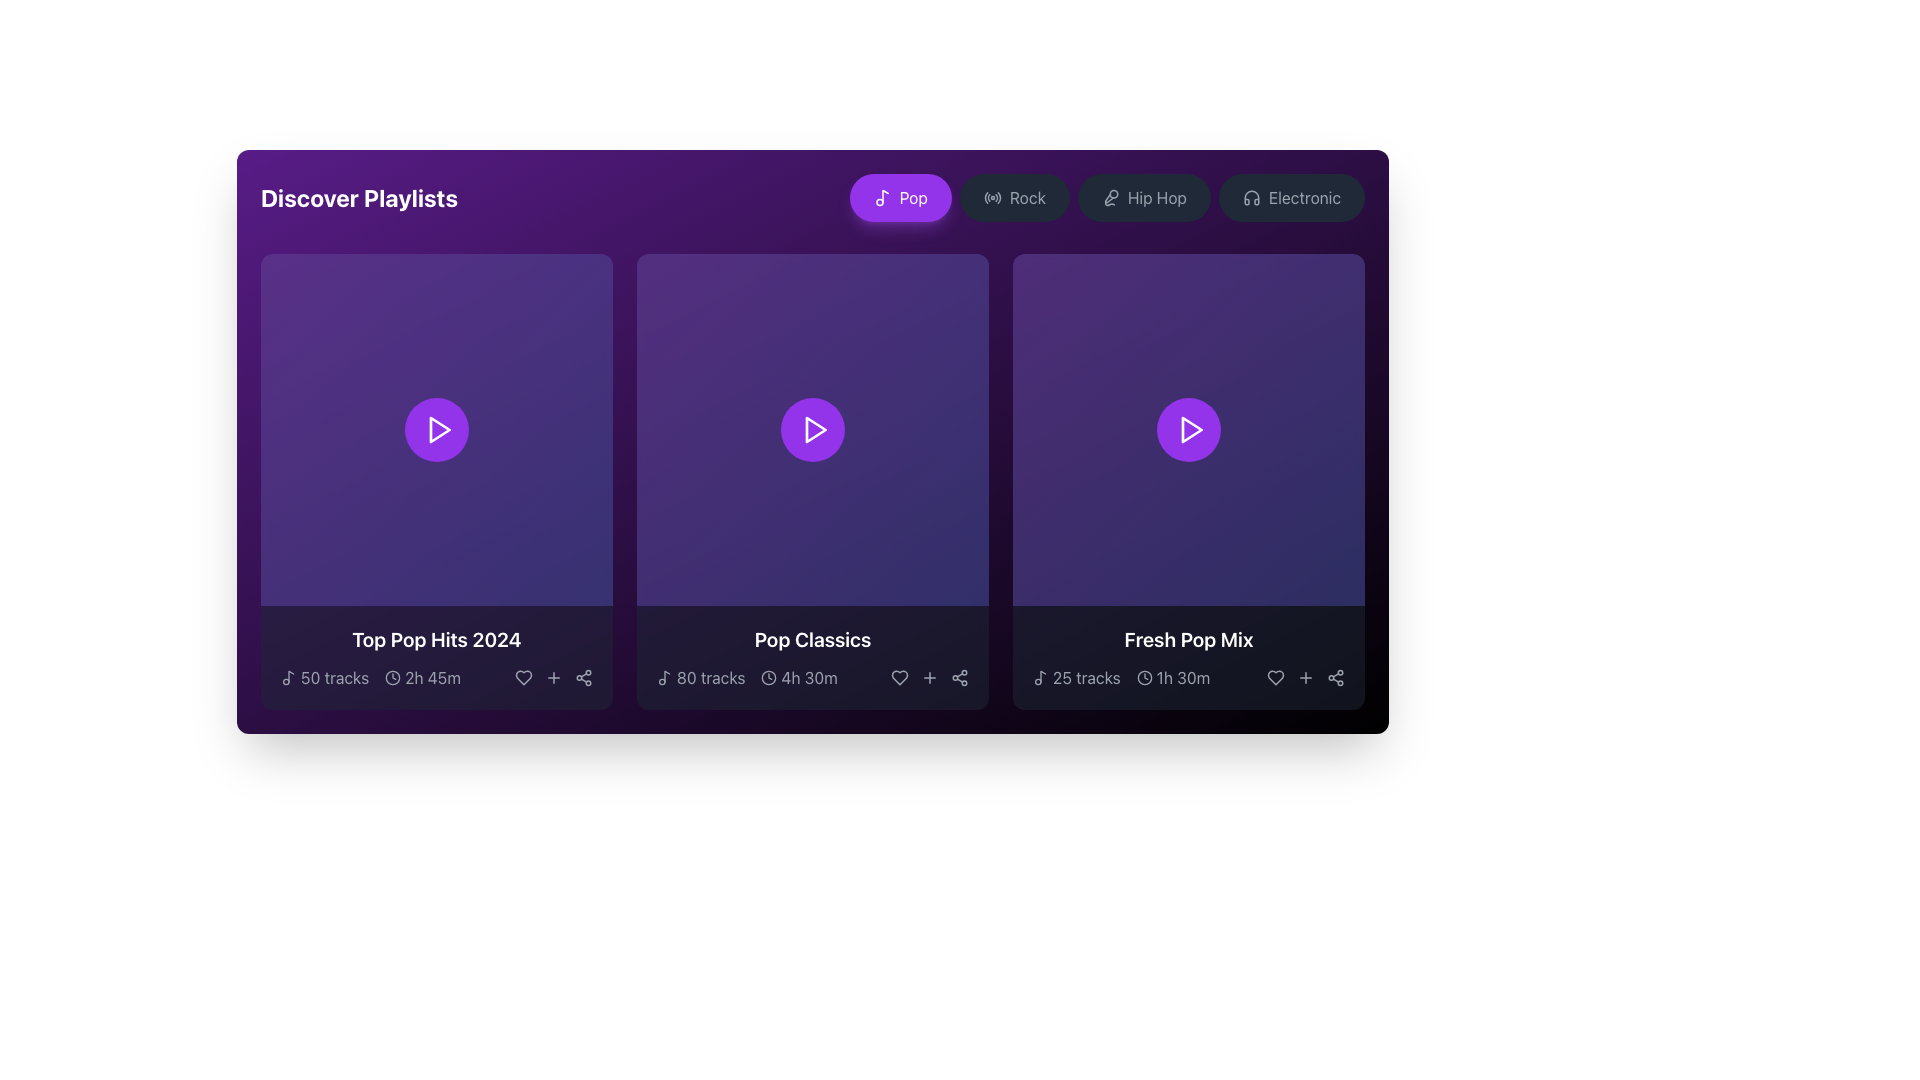  Describe the element at coordinates (325, 677) in the screenshot. I see `displayed information from the Informative Label that shows '50 tracks' next to the music note icon, located at the bottom-left corner of the 'Top Pop Hits 2024' card` at that location.